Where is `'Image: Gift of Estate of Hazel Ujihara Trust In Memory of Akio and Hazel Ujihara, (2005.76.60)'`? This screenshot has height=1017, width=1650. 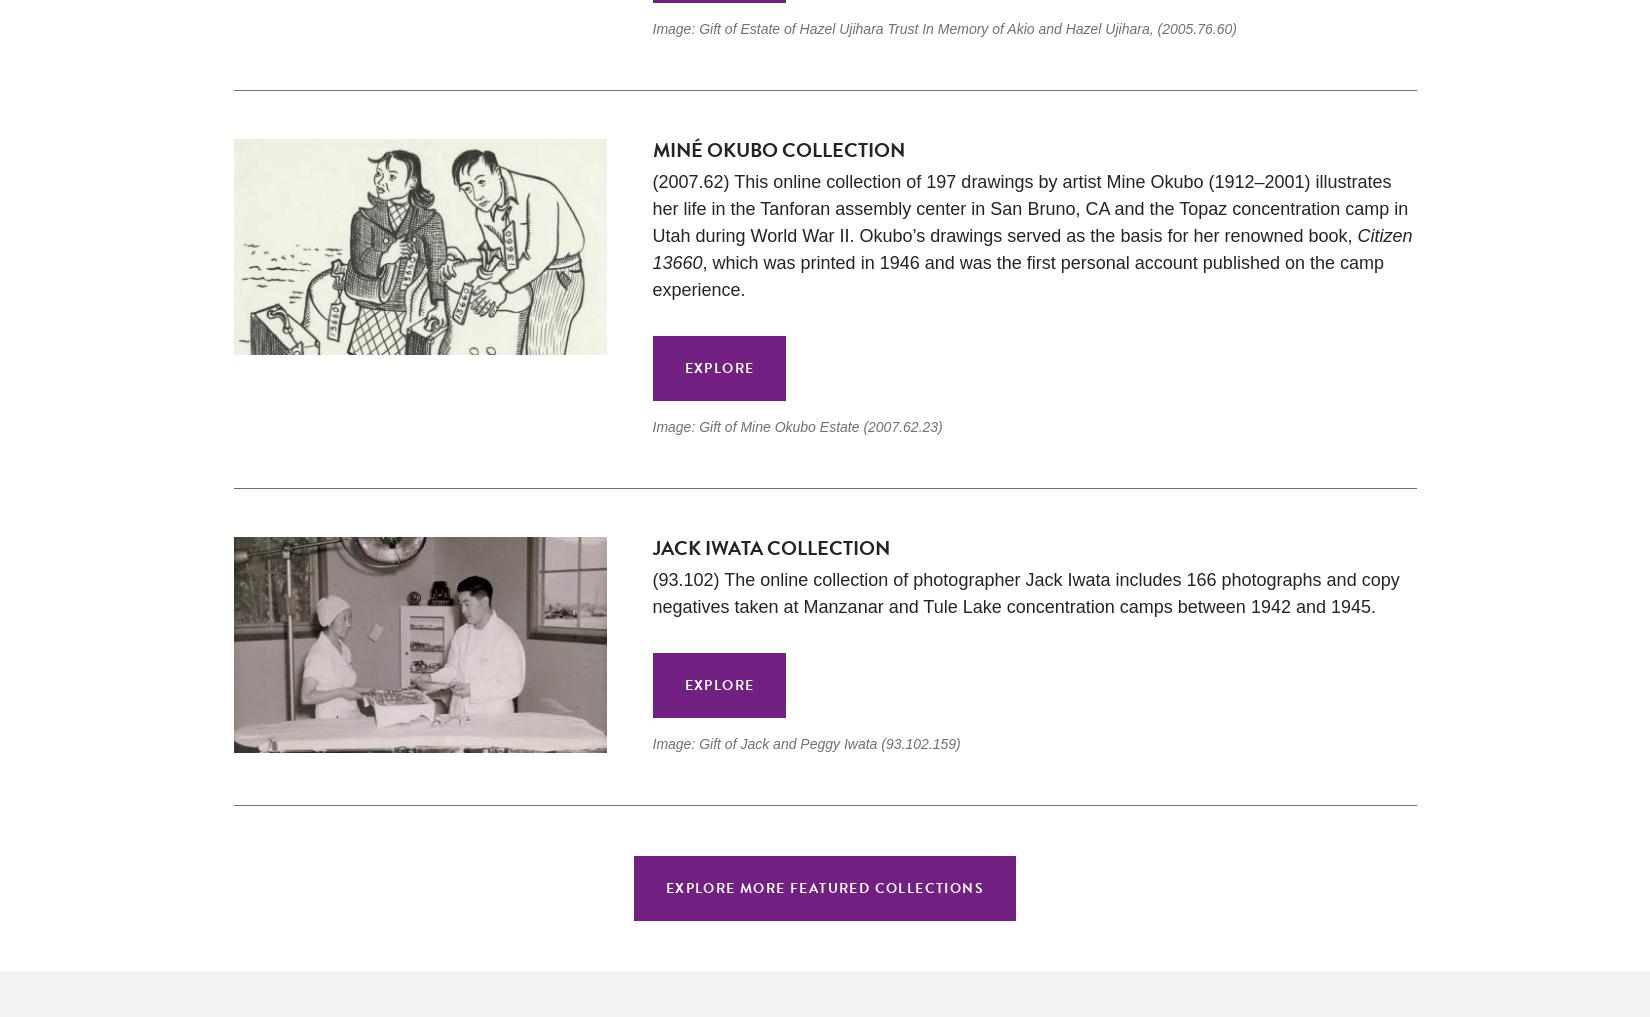 'Image: Gift of Estate of Hazel Ujihara Trust In Memory of Akio and Hazel Ujihara, (2005.76.60)' is located at coordinates (943, 27).